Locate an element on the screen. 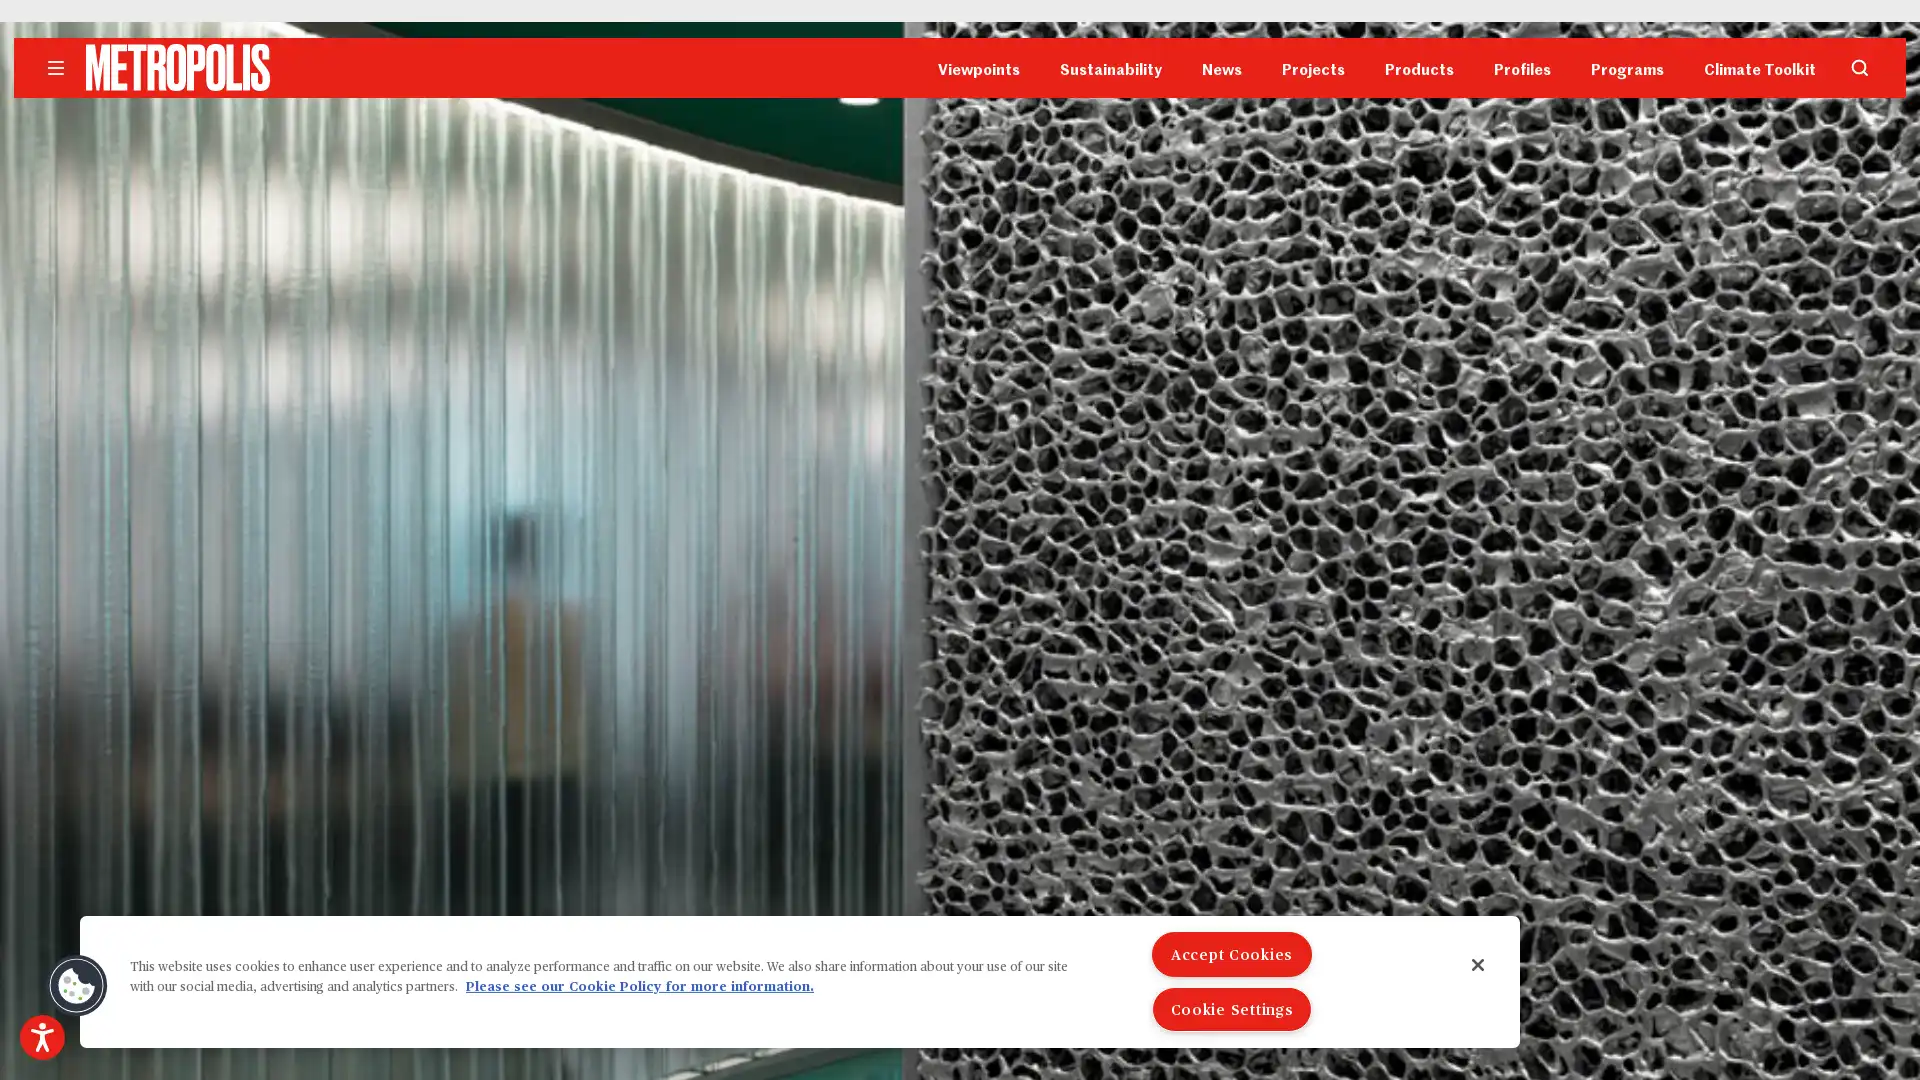 The height and width of the screenshot is (1080, 1920). Close is located at coordinates (1478, 963).